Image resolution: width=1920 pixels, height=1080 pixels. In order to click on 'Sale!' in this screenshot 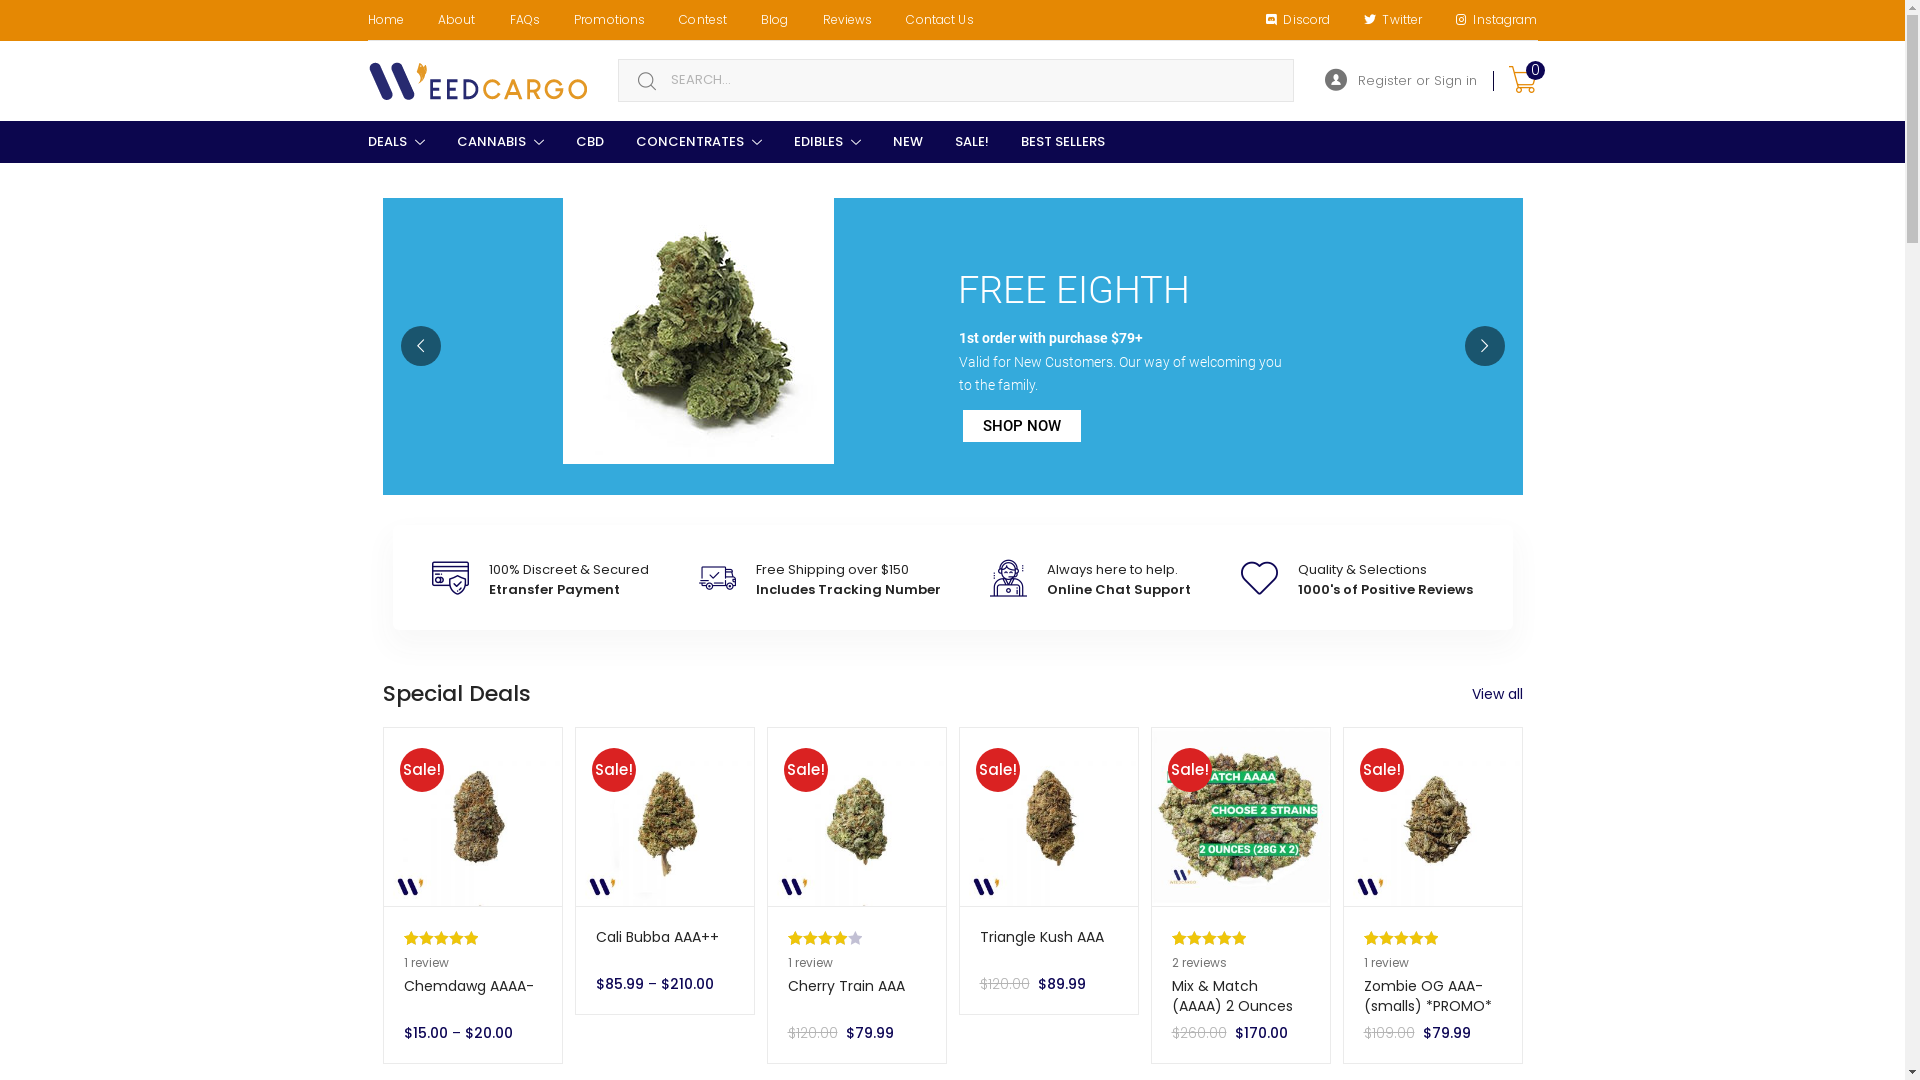, I will do `click(575, 817)`.